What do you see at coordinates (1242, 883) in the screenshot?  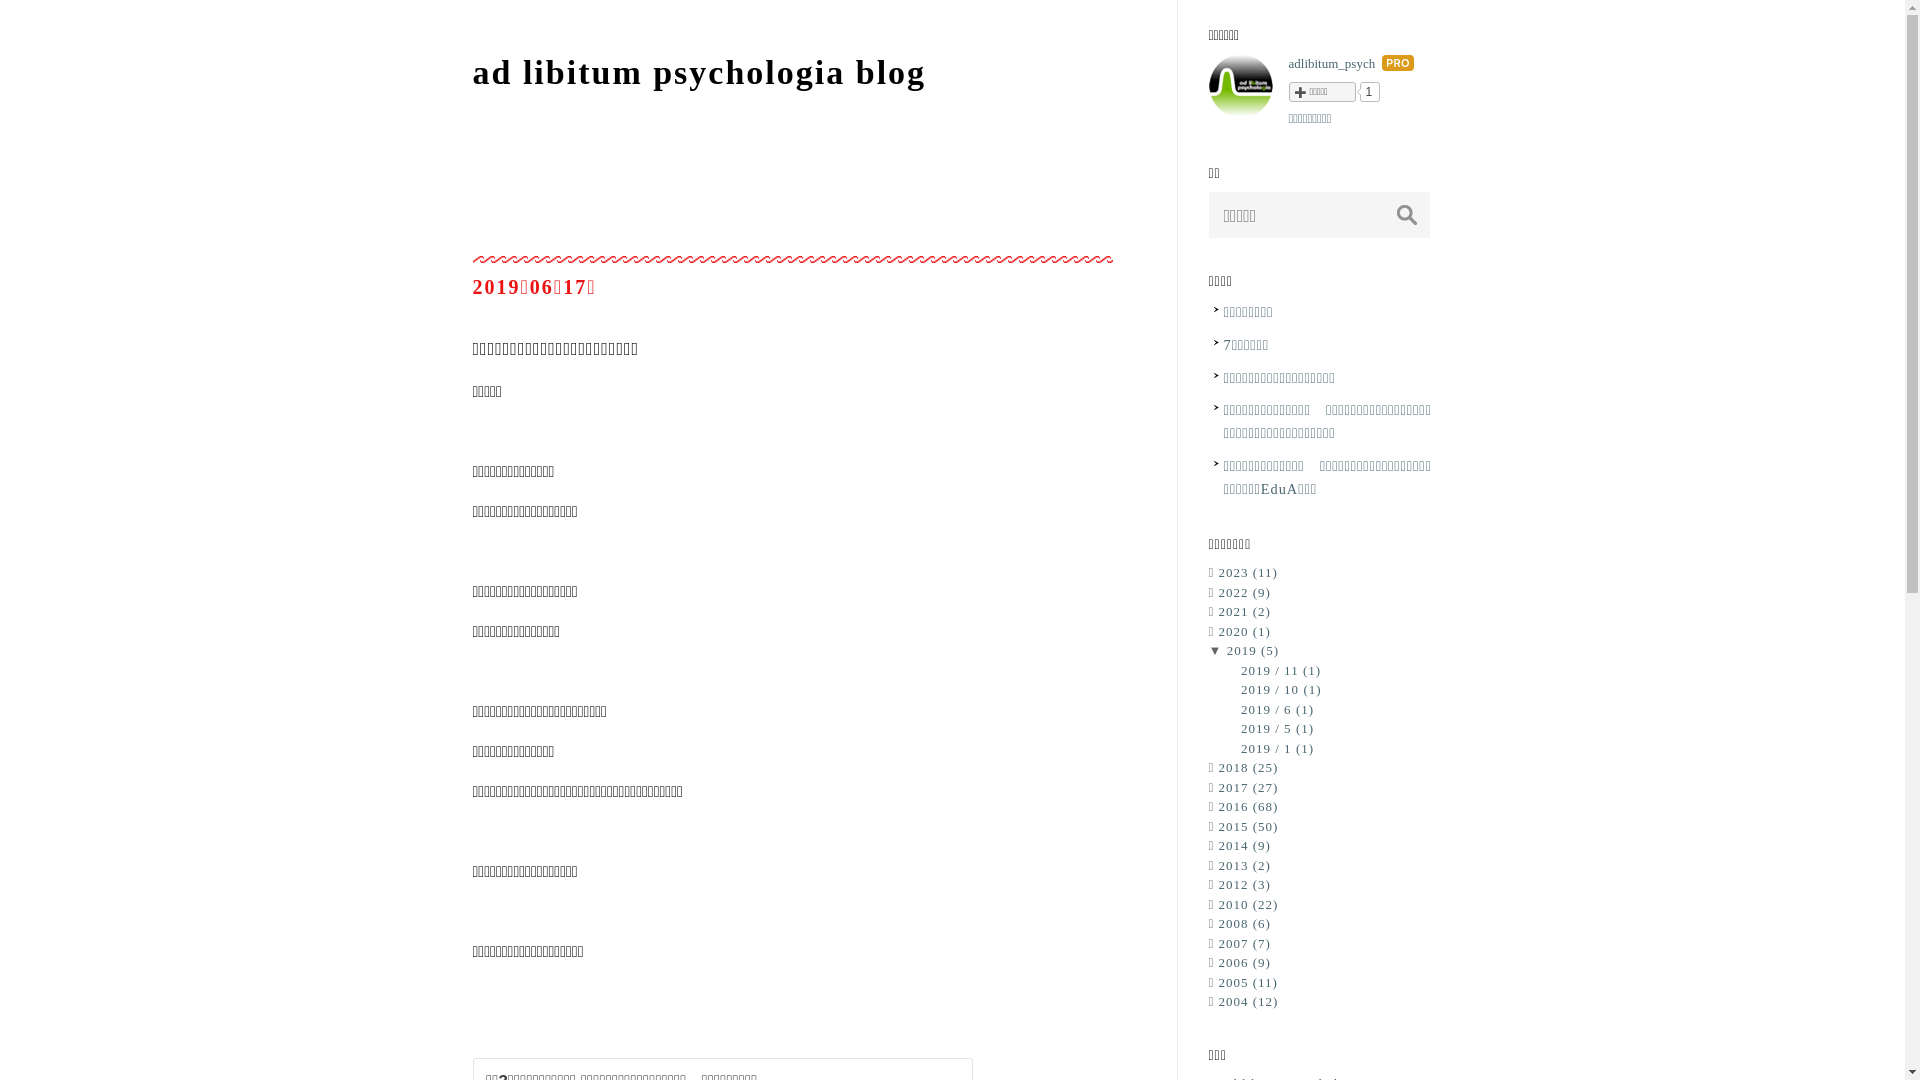 I see `'2012 (3)'` at bounding box center [1242, 883].